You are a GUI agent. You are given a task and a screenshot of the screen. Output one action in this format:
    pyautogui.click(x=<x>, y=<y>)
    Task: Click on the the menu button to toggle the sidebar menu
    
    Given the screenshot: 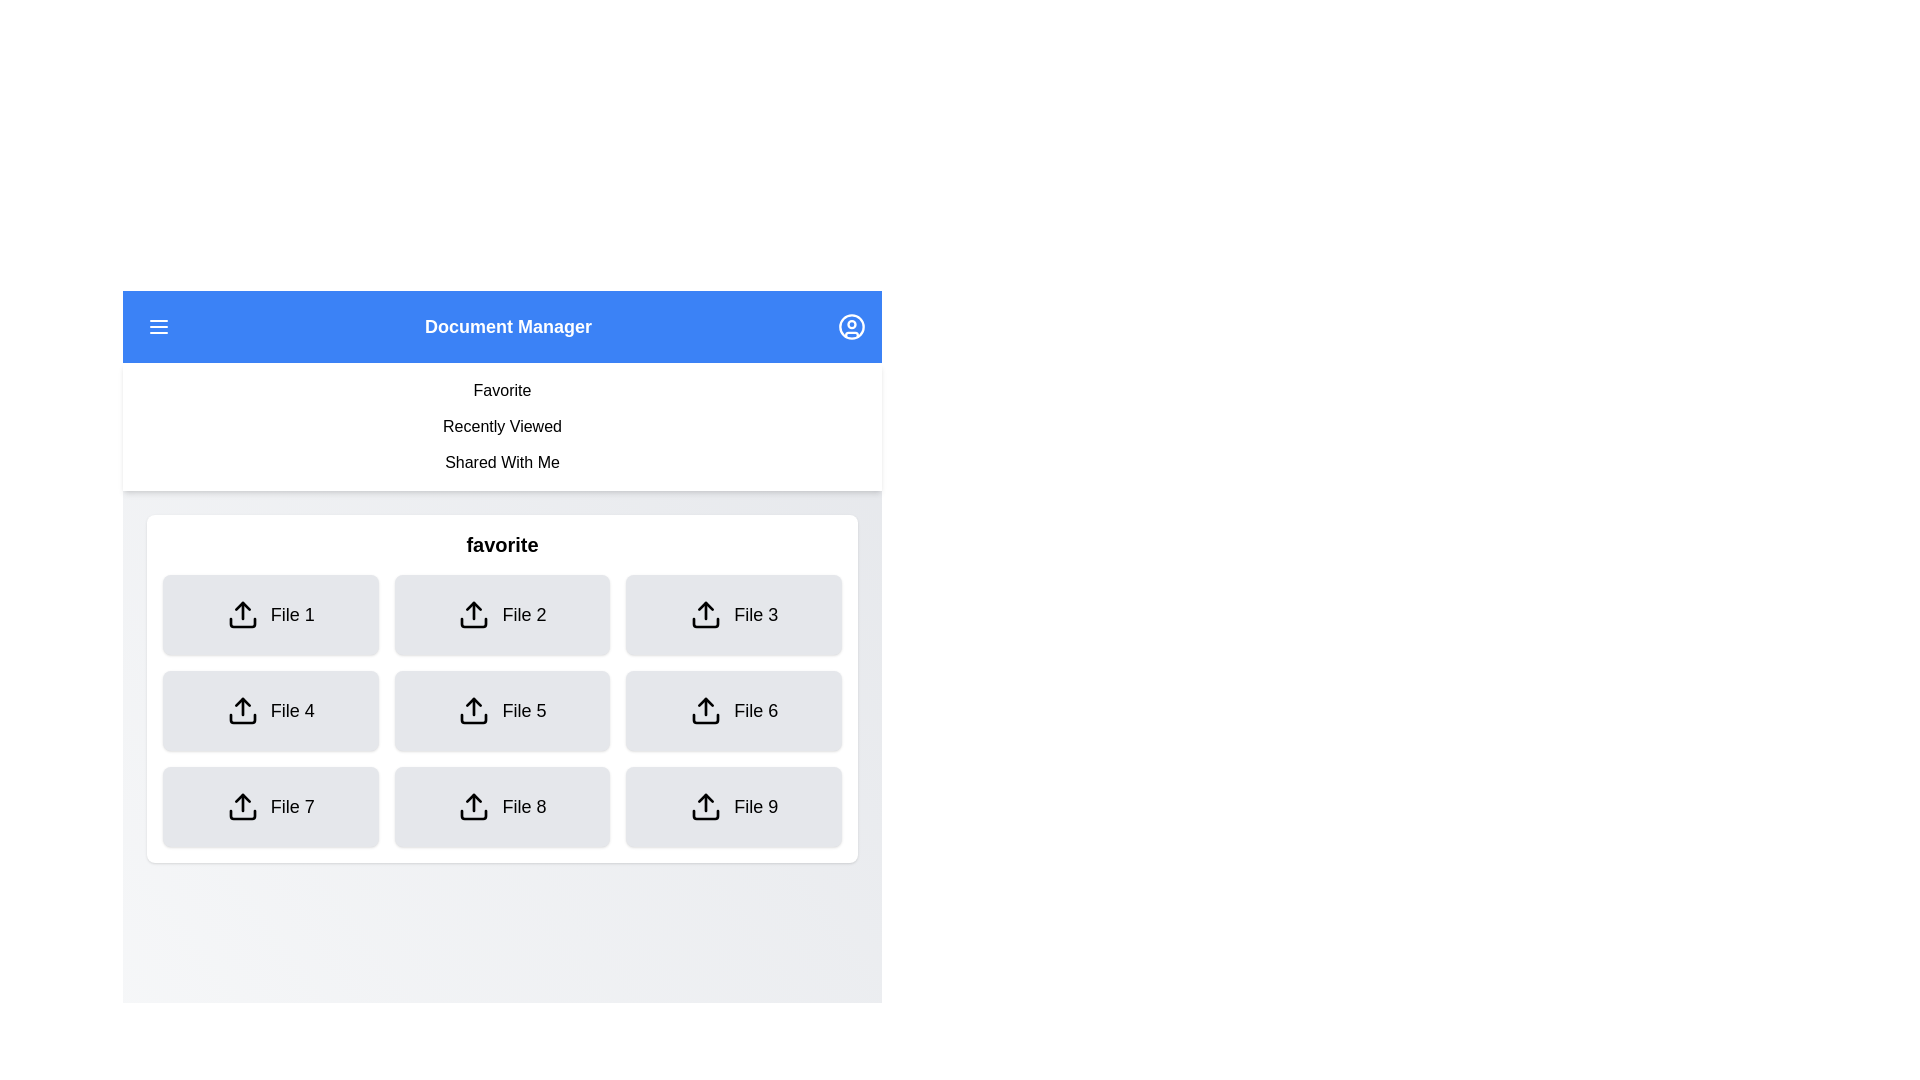 What is the action you would take?
    pyautogui.click(x=157, y=326)
    